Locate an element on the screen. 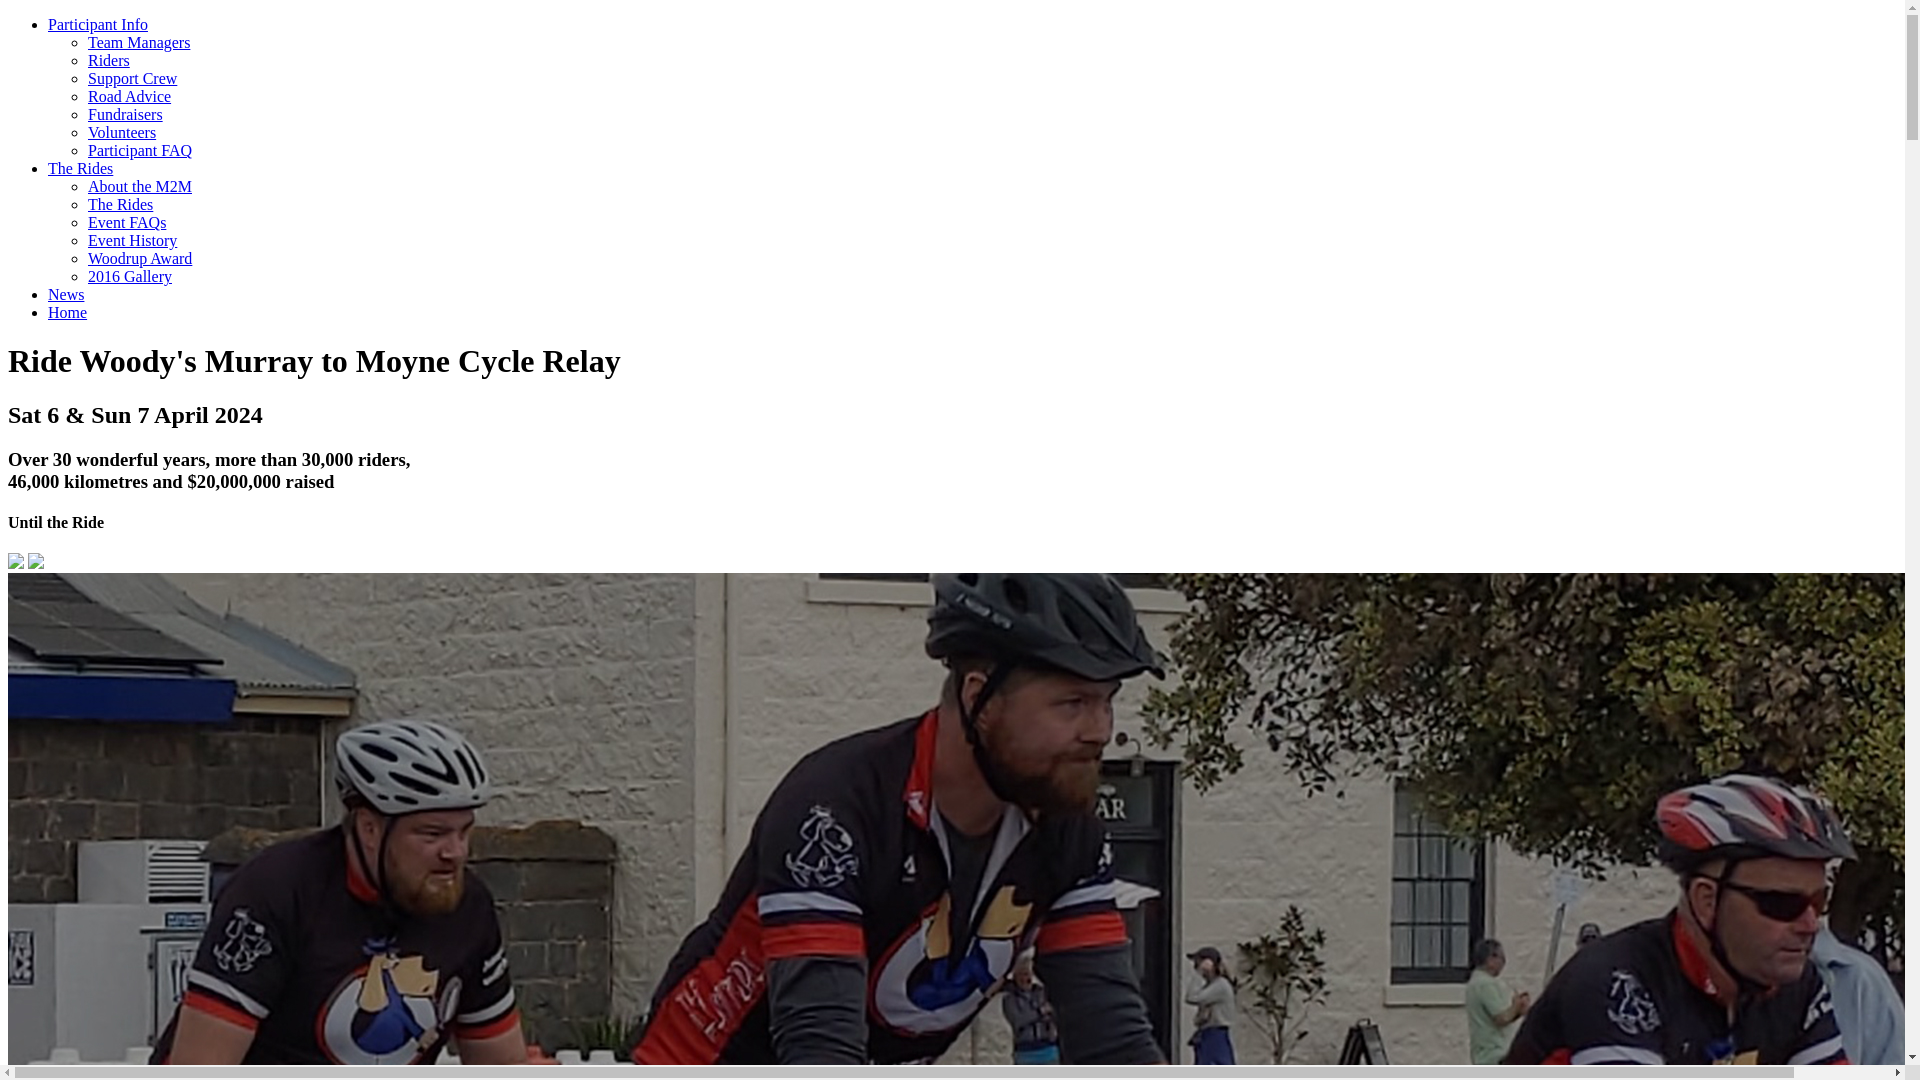  'Fundraisers' is located at coordinates (124, 114).